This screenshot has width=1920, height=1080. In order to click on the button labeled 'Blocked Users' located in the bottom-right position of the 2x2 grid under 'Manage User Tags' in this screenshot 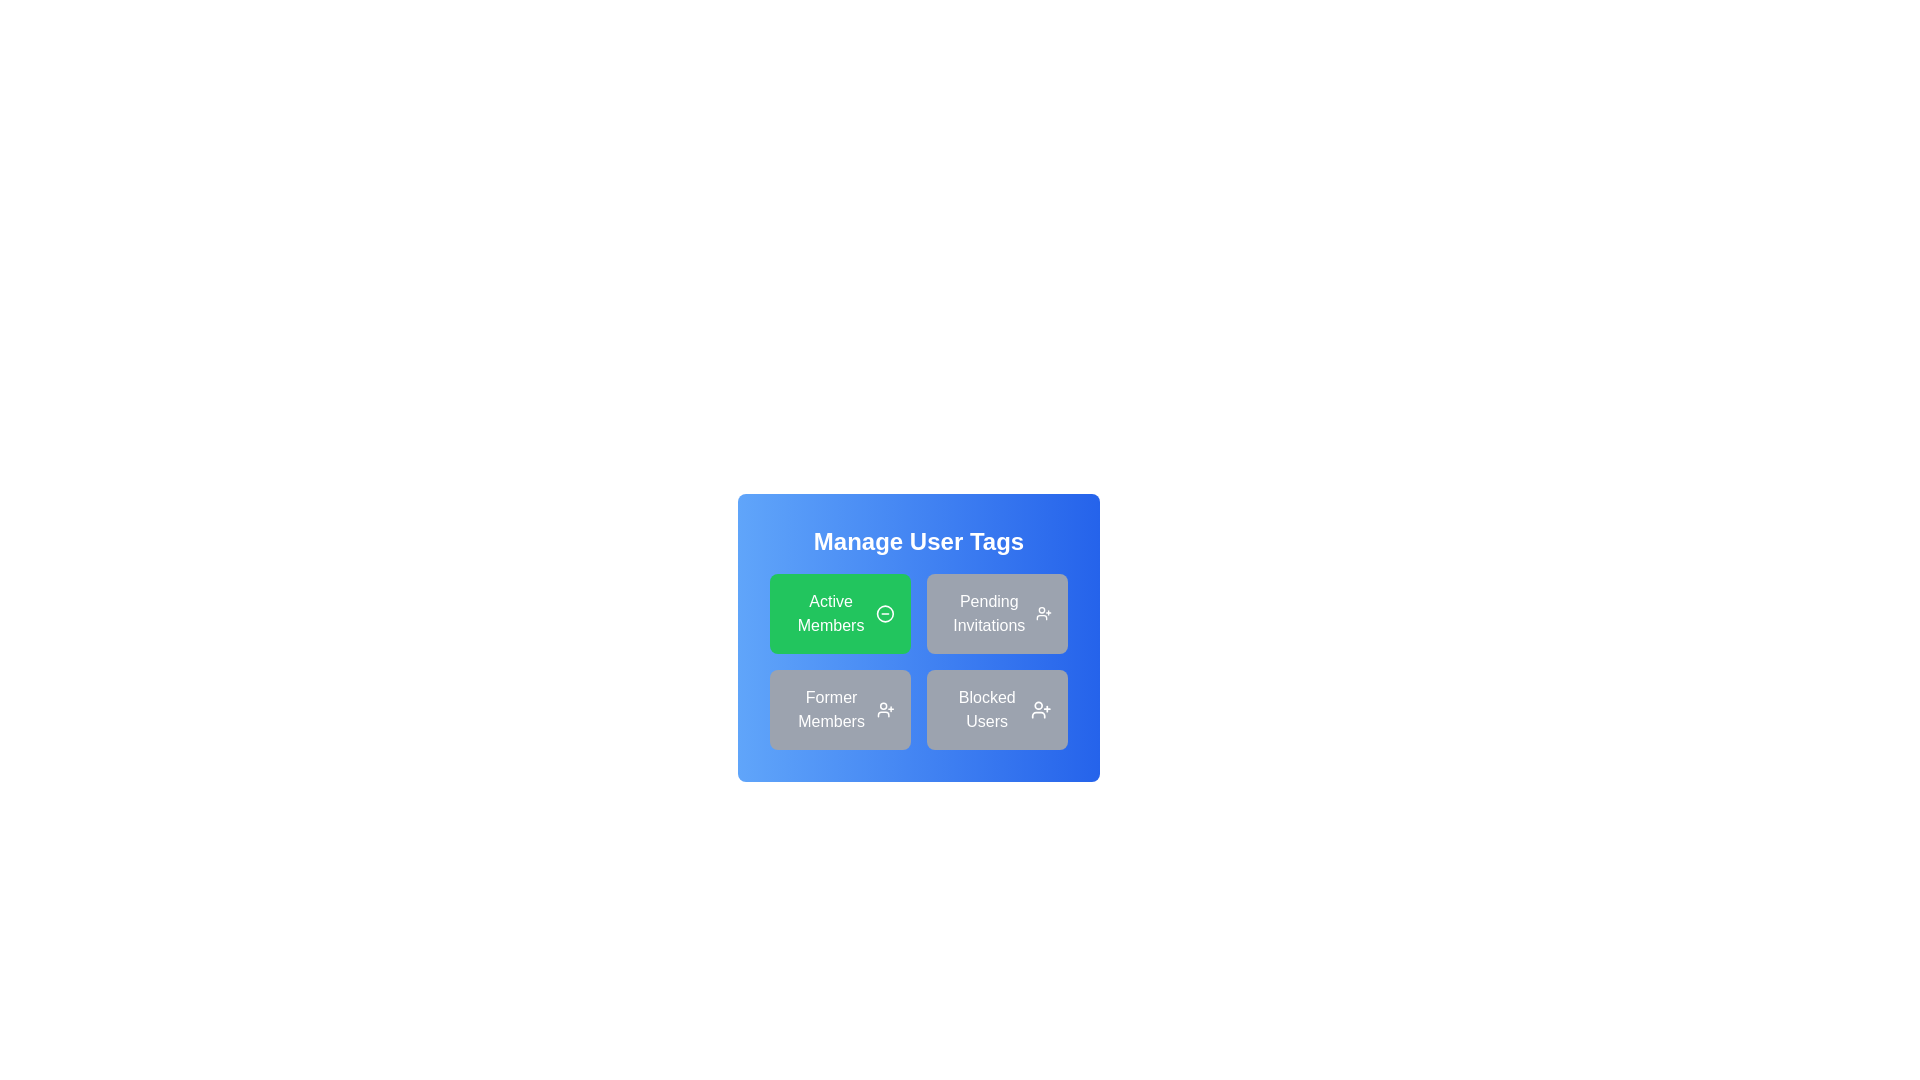, I will do `click(987, 708)`.